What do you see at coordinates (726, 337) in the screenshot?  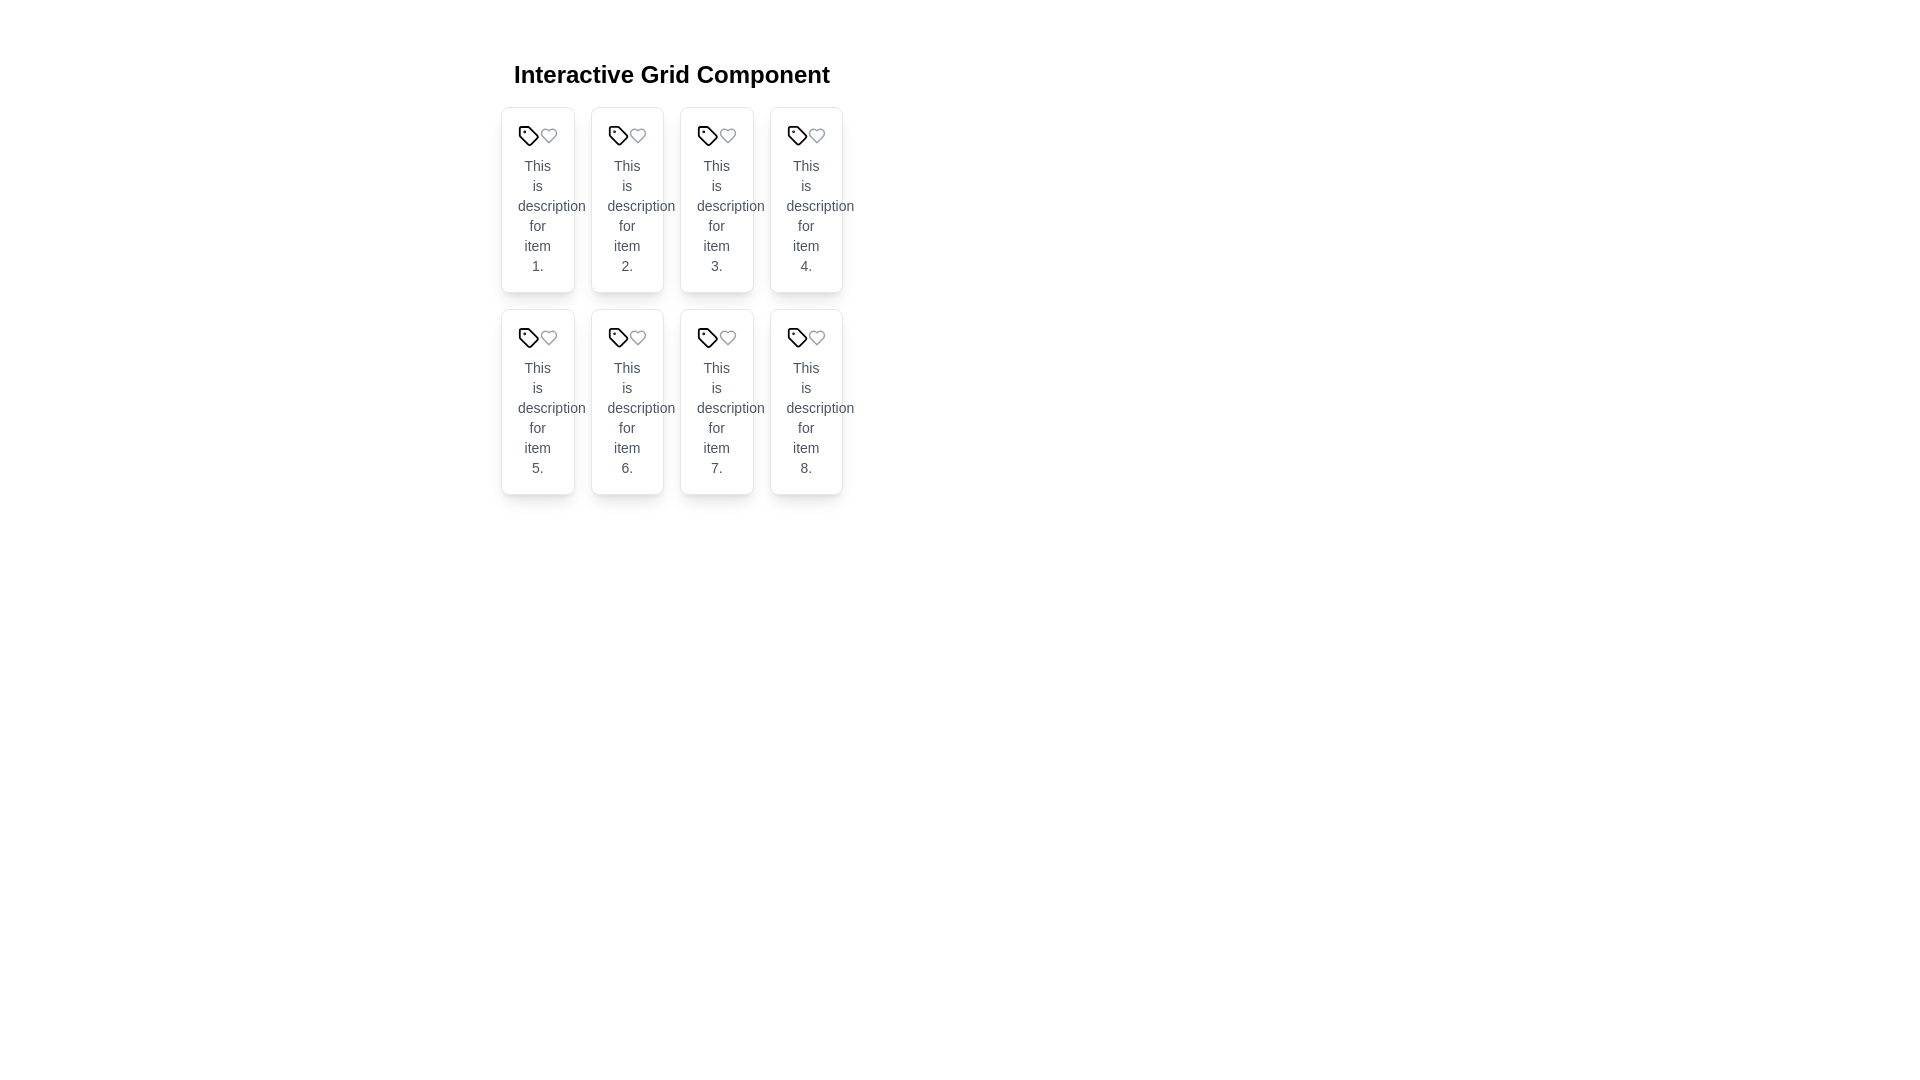 I see `the 'like' or 'favorite' icon located in the top-right corner of the seventh card in the grid layout` at bounding box center [726, 337].